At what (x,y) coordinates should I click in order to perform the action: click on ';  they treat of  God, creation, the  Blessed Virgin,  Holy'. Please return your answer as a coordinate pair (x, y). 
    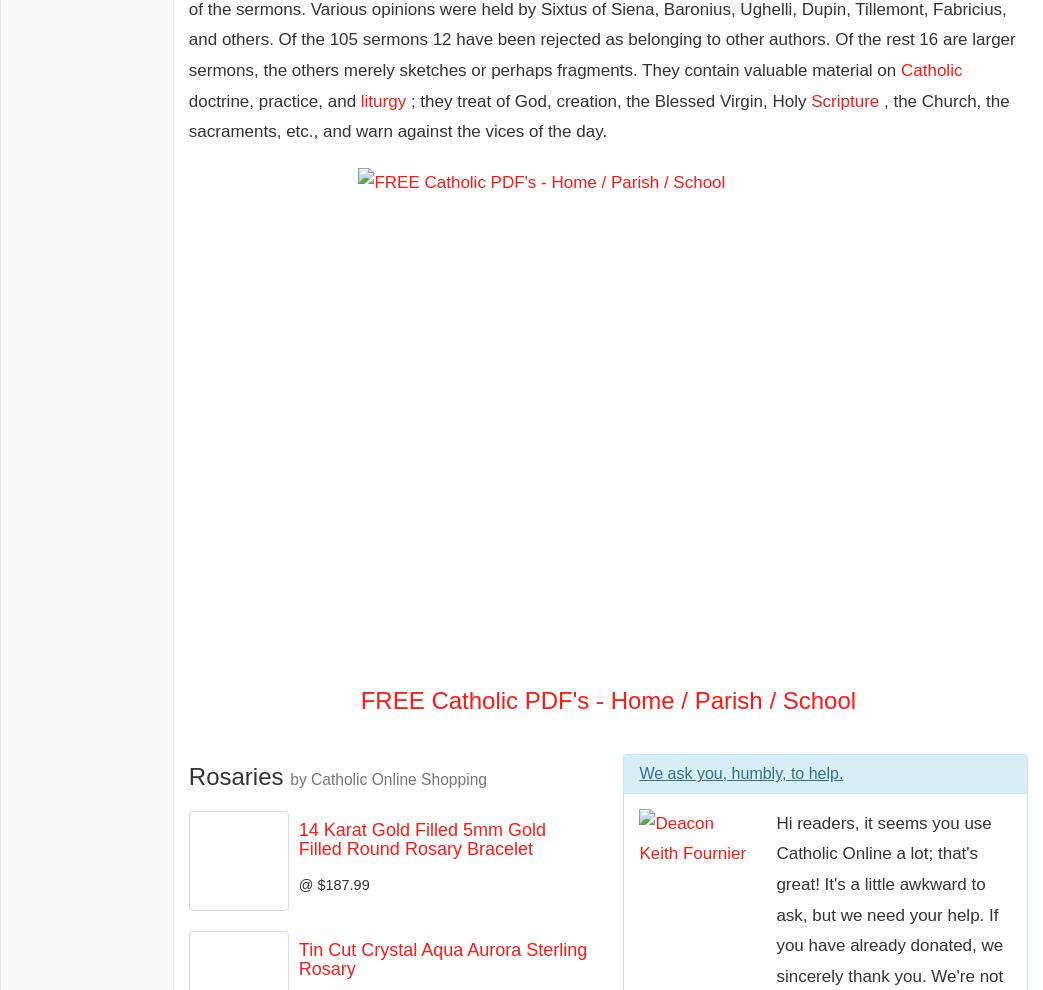
    Looking at the image, I should click on (607, 99).